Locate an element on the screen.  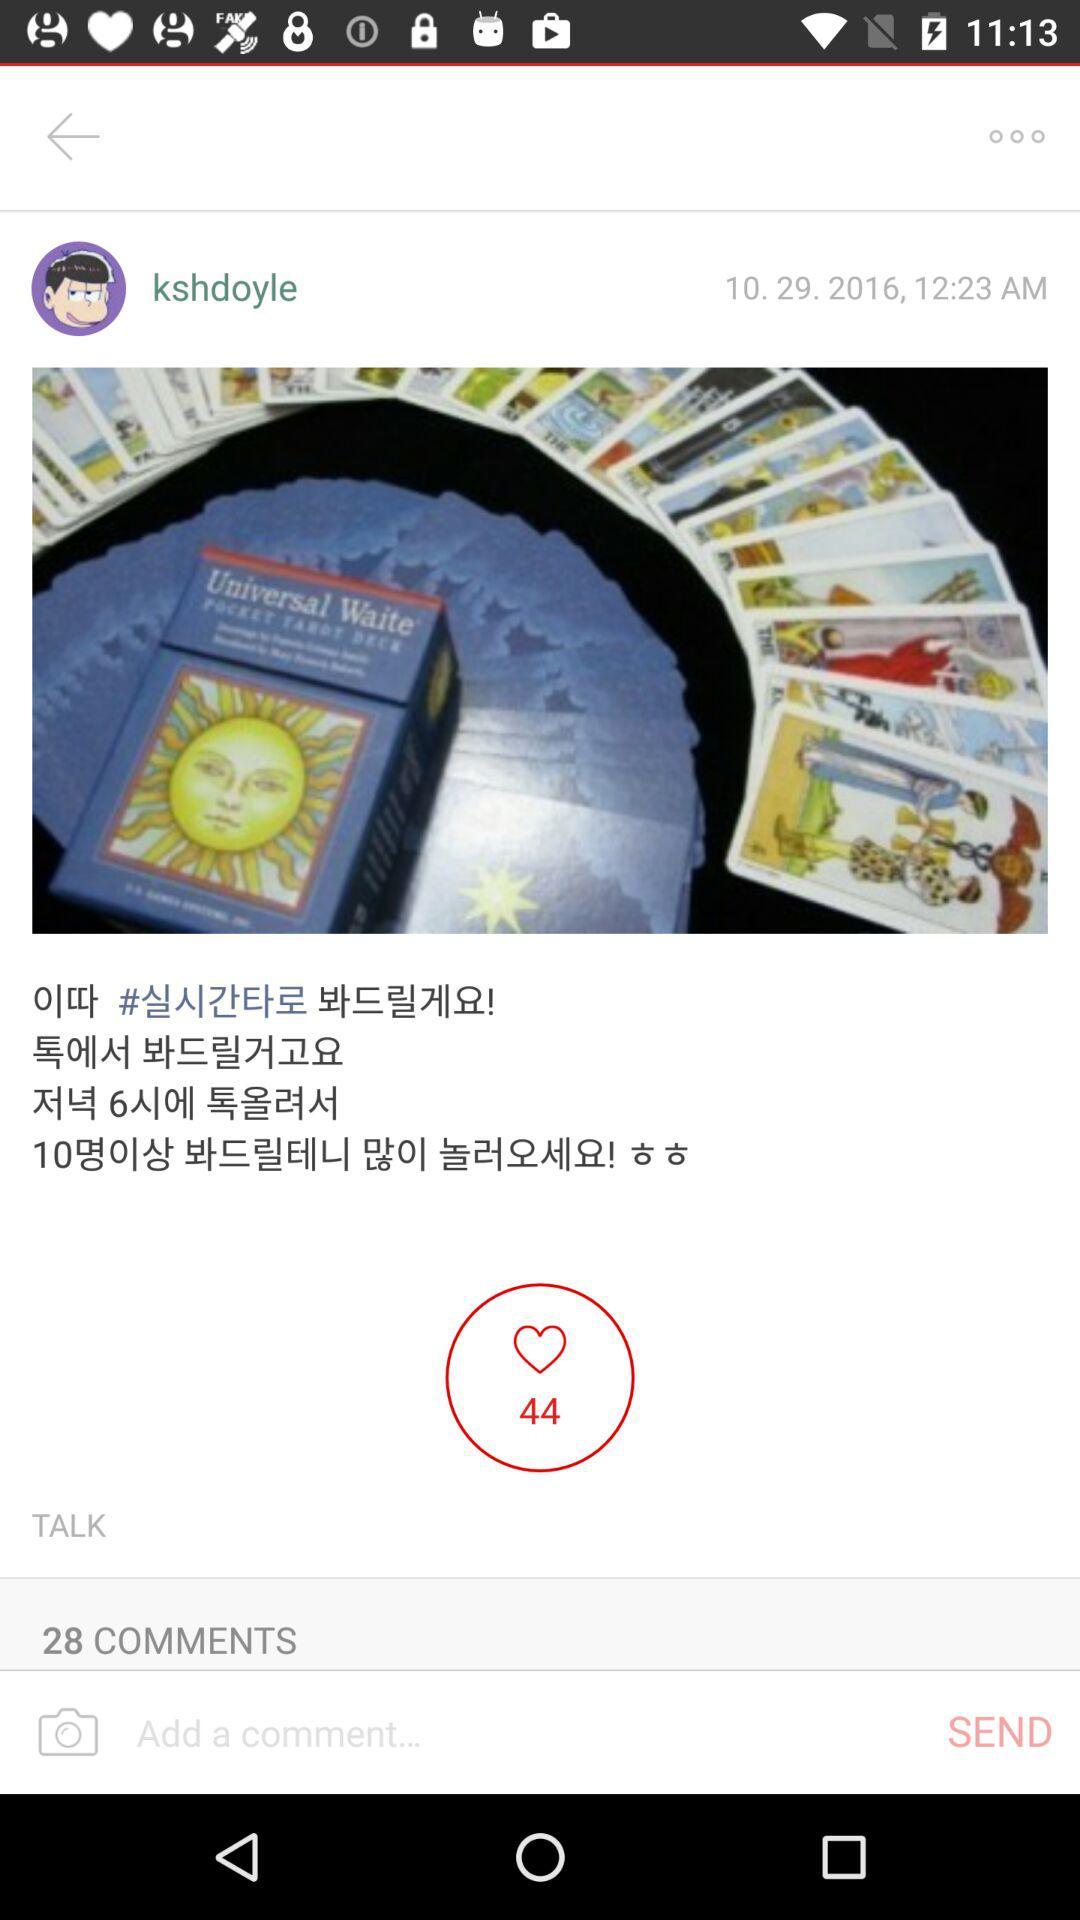
the first image below the kshdoyle is located at coordinates (540, 651).